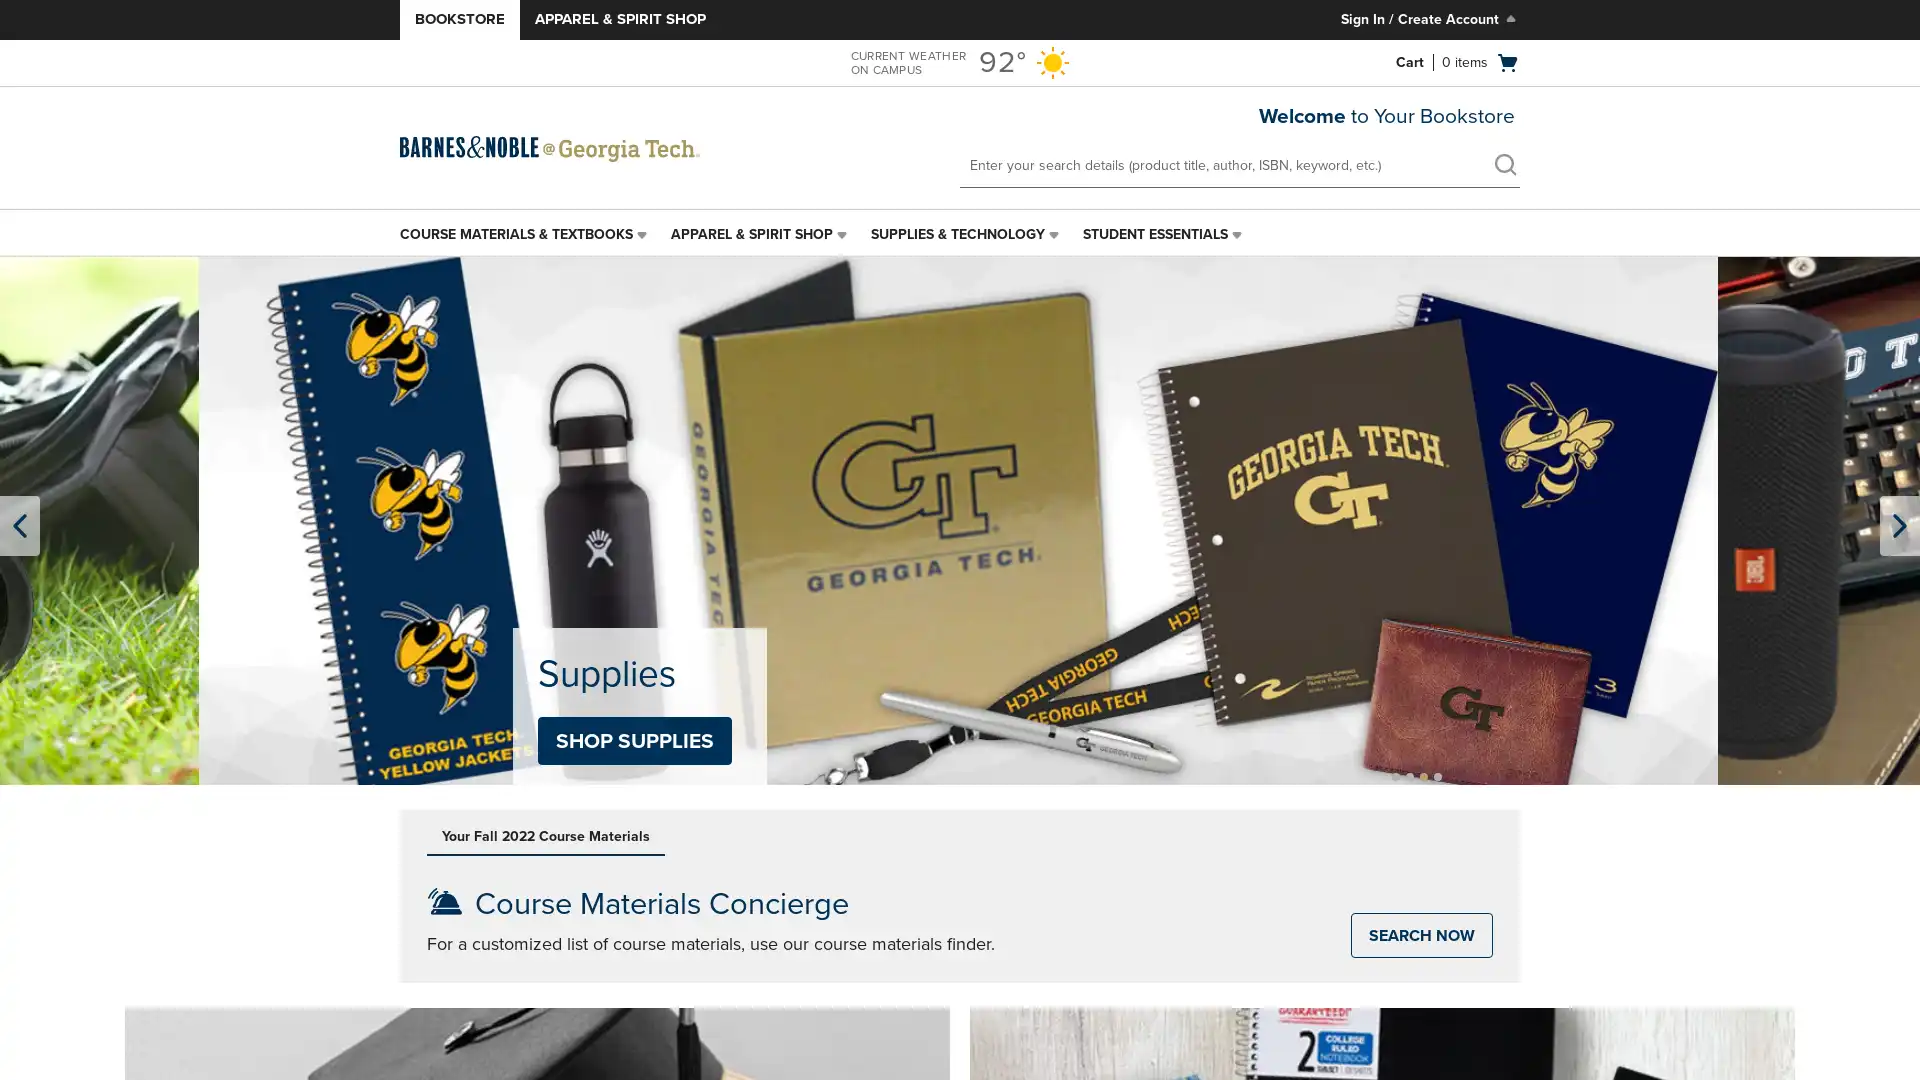  Describe the element at coordinates (1395, 775) in the screenshot. I see `Selected, Slide 1` at that location.